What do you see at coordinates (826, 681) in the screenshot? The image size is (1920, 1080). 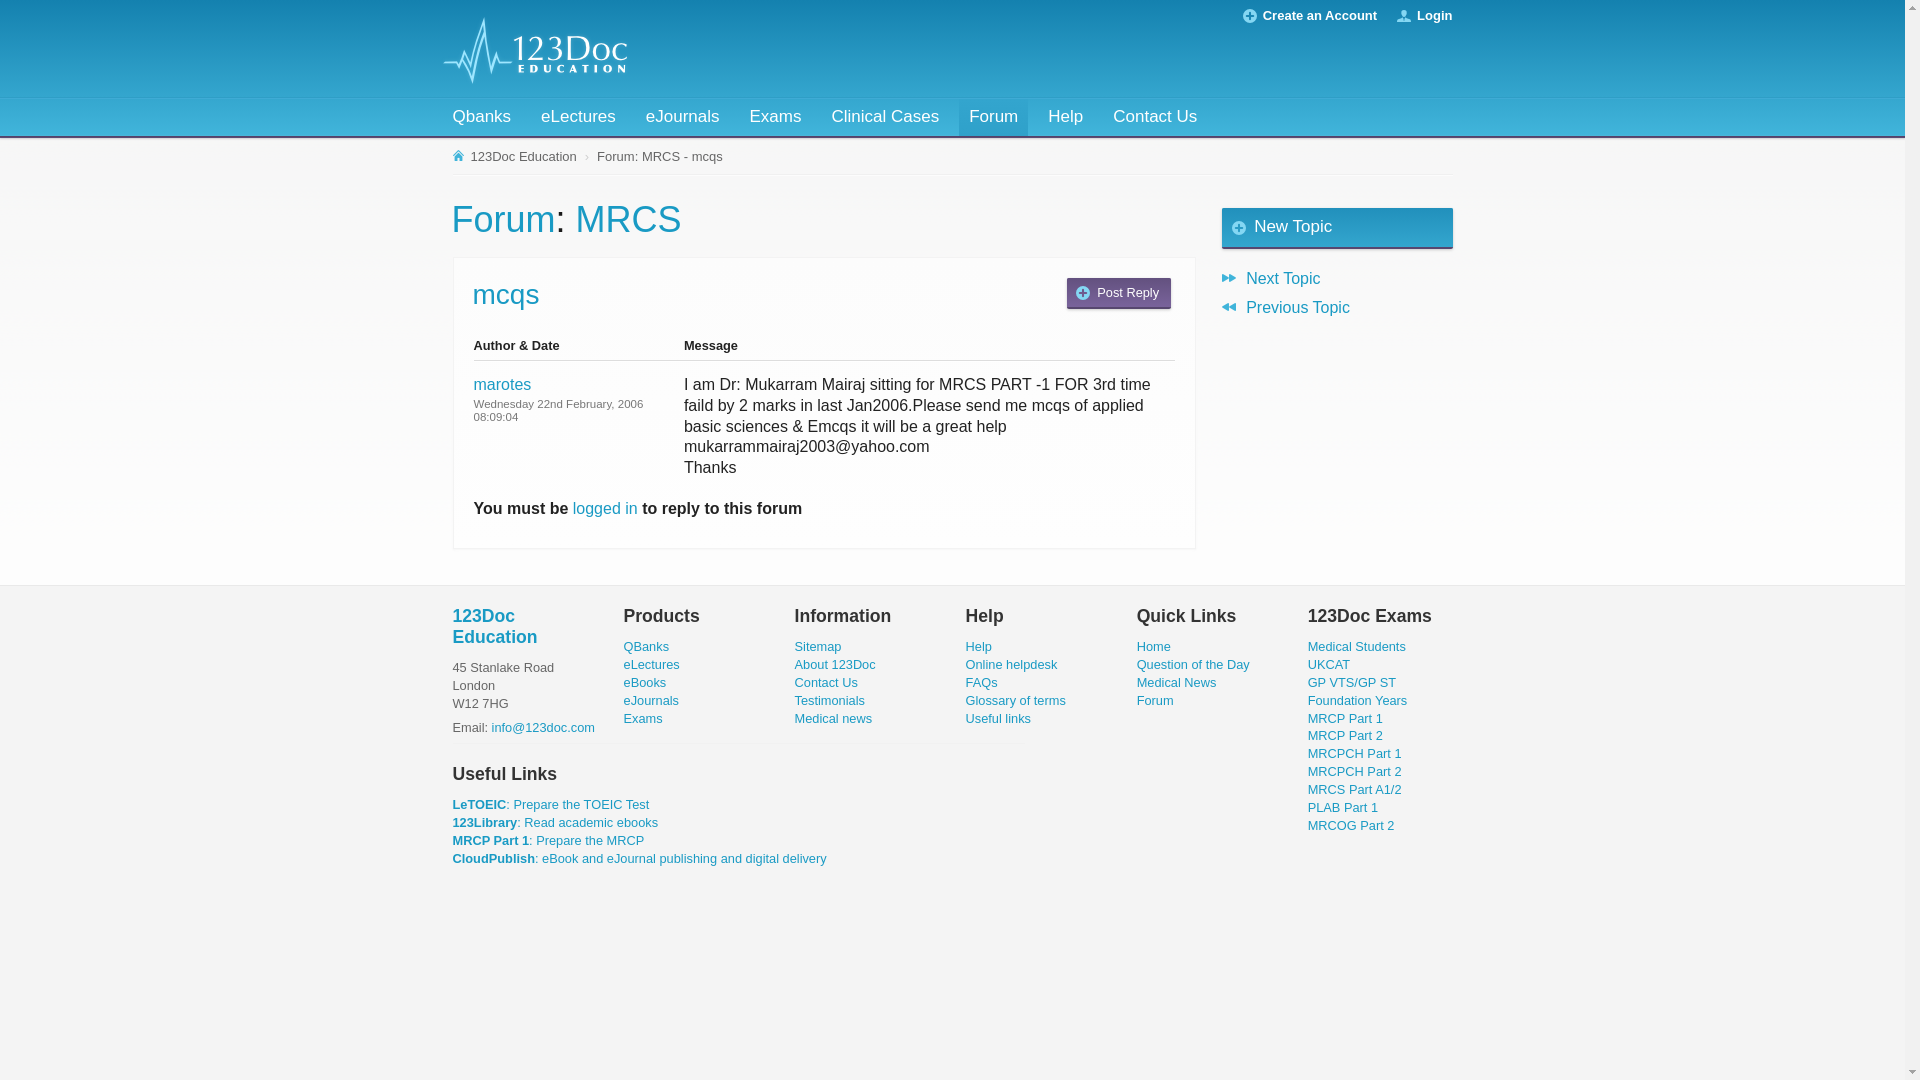 I see `'Contact Us'` at bounding box center [826, 681].